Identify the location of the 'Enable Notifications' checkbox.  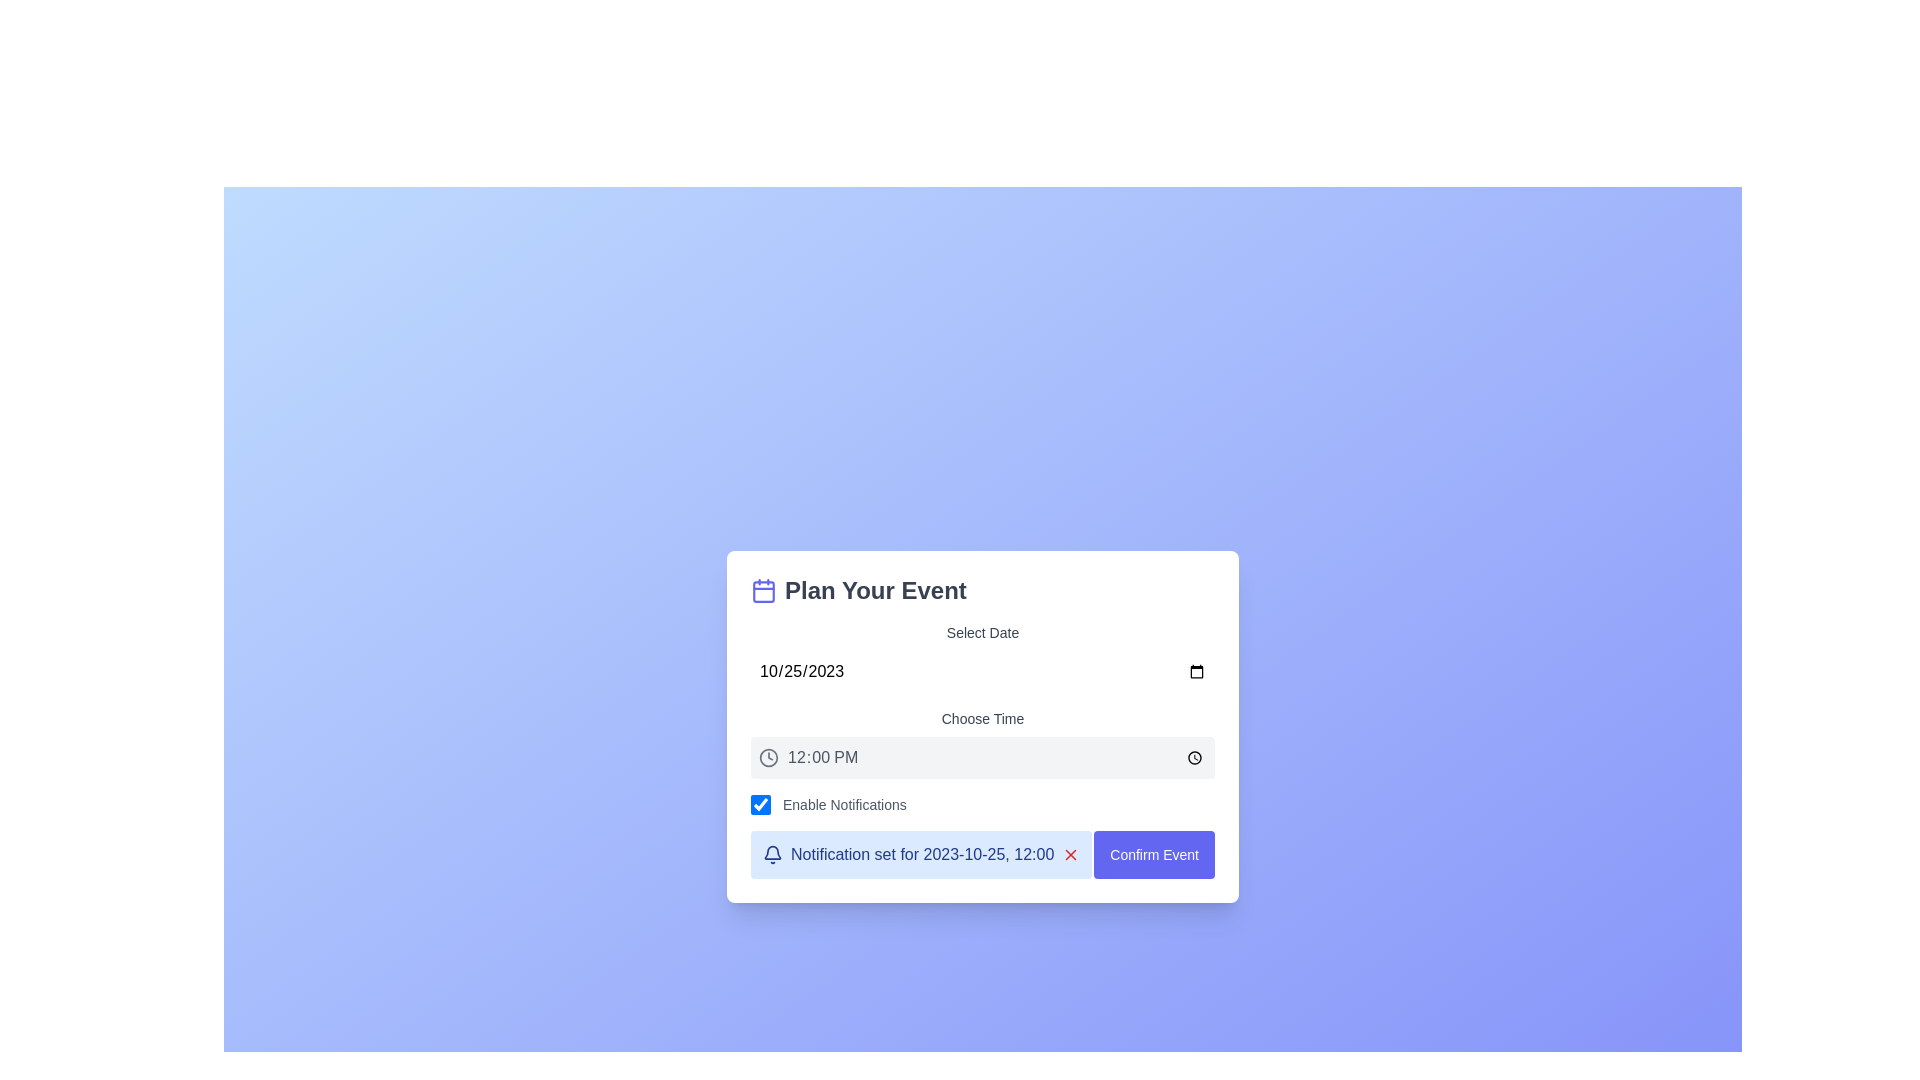
(983, 804).